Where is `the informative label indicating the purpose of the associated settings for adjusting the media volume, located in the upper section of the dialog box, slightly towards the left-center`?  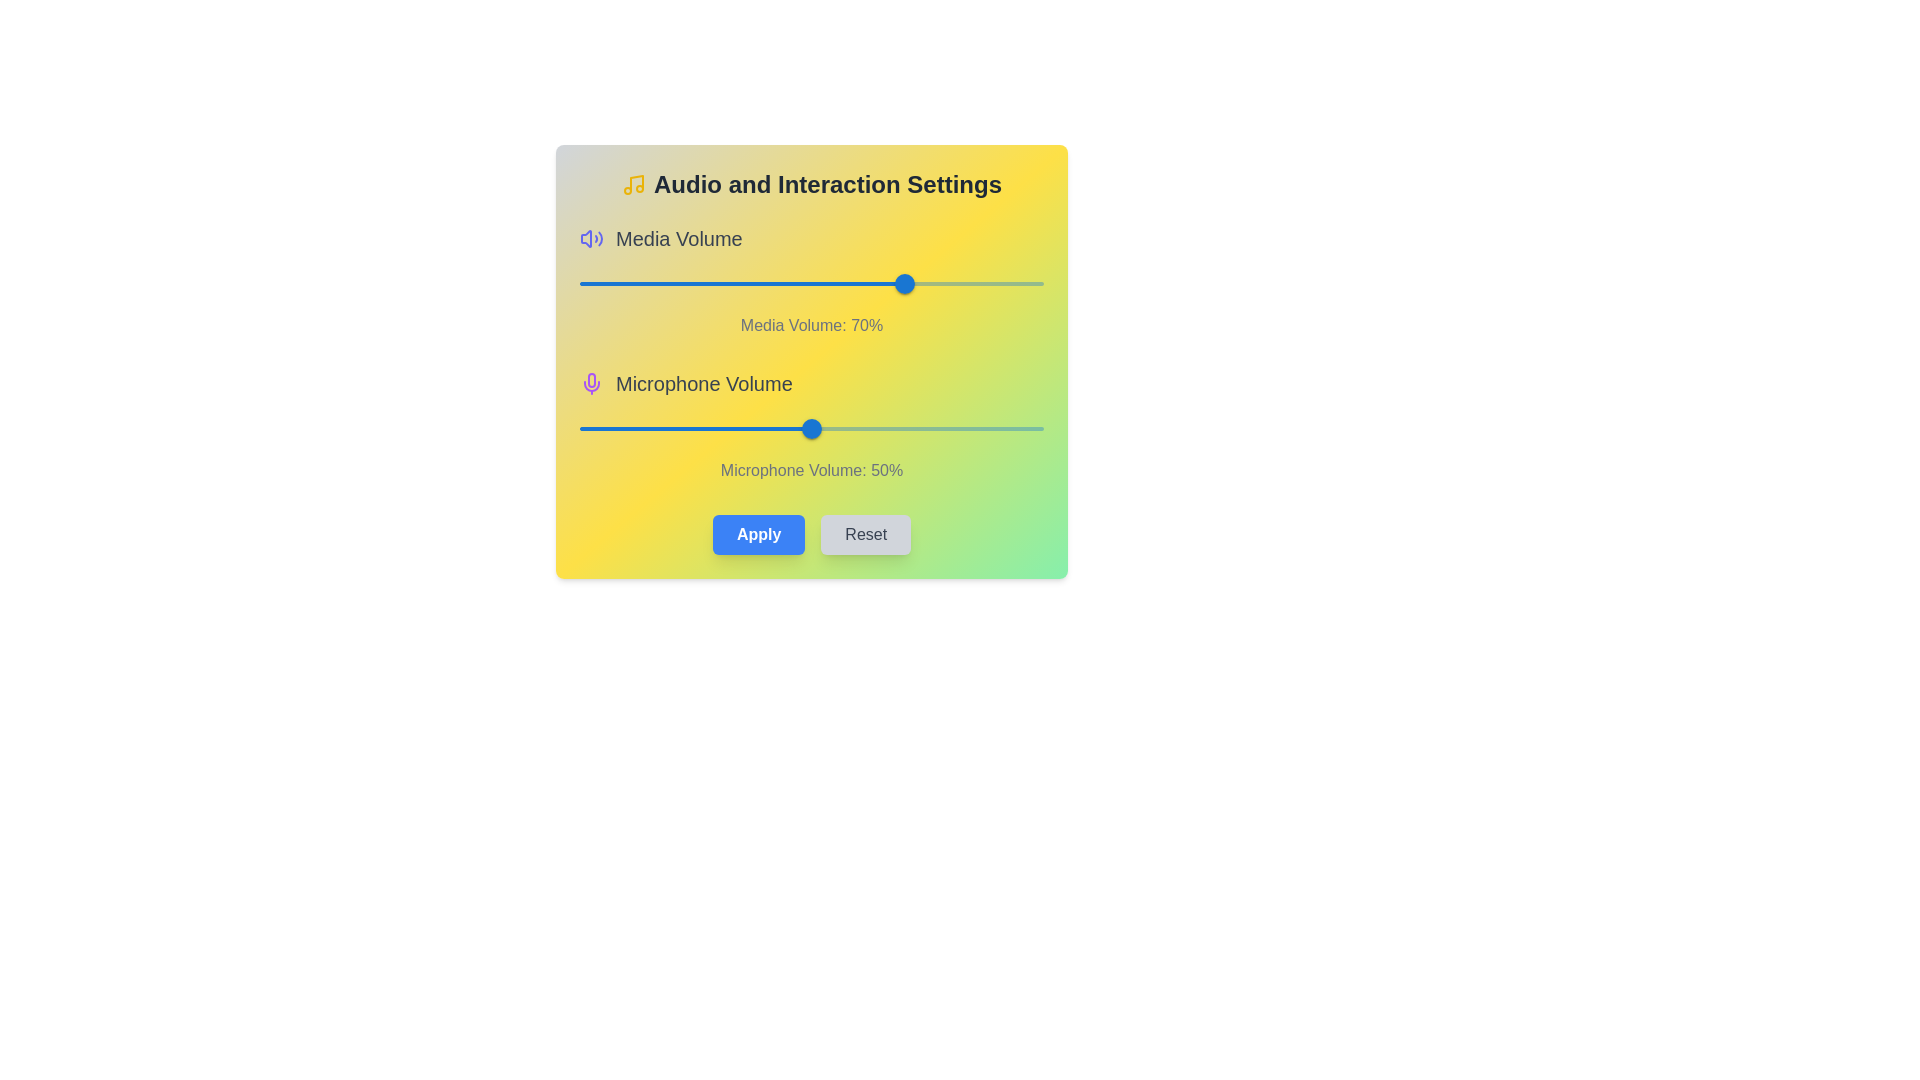
the informative label indicating the purpose of the associated settings for adjusting the media volume, located in the upper section of the dialog box, slightly towards the left-center is located at coordinates (679, 238).